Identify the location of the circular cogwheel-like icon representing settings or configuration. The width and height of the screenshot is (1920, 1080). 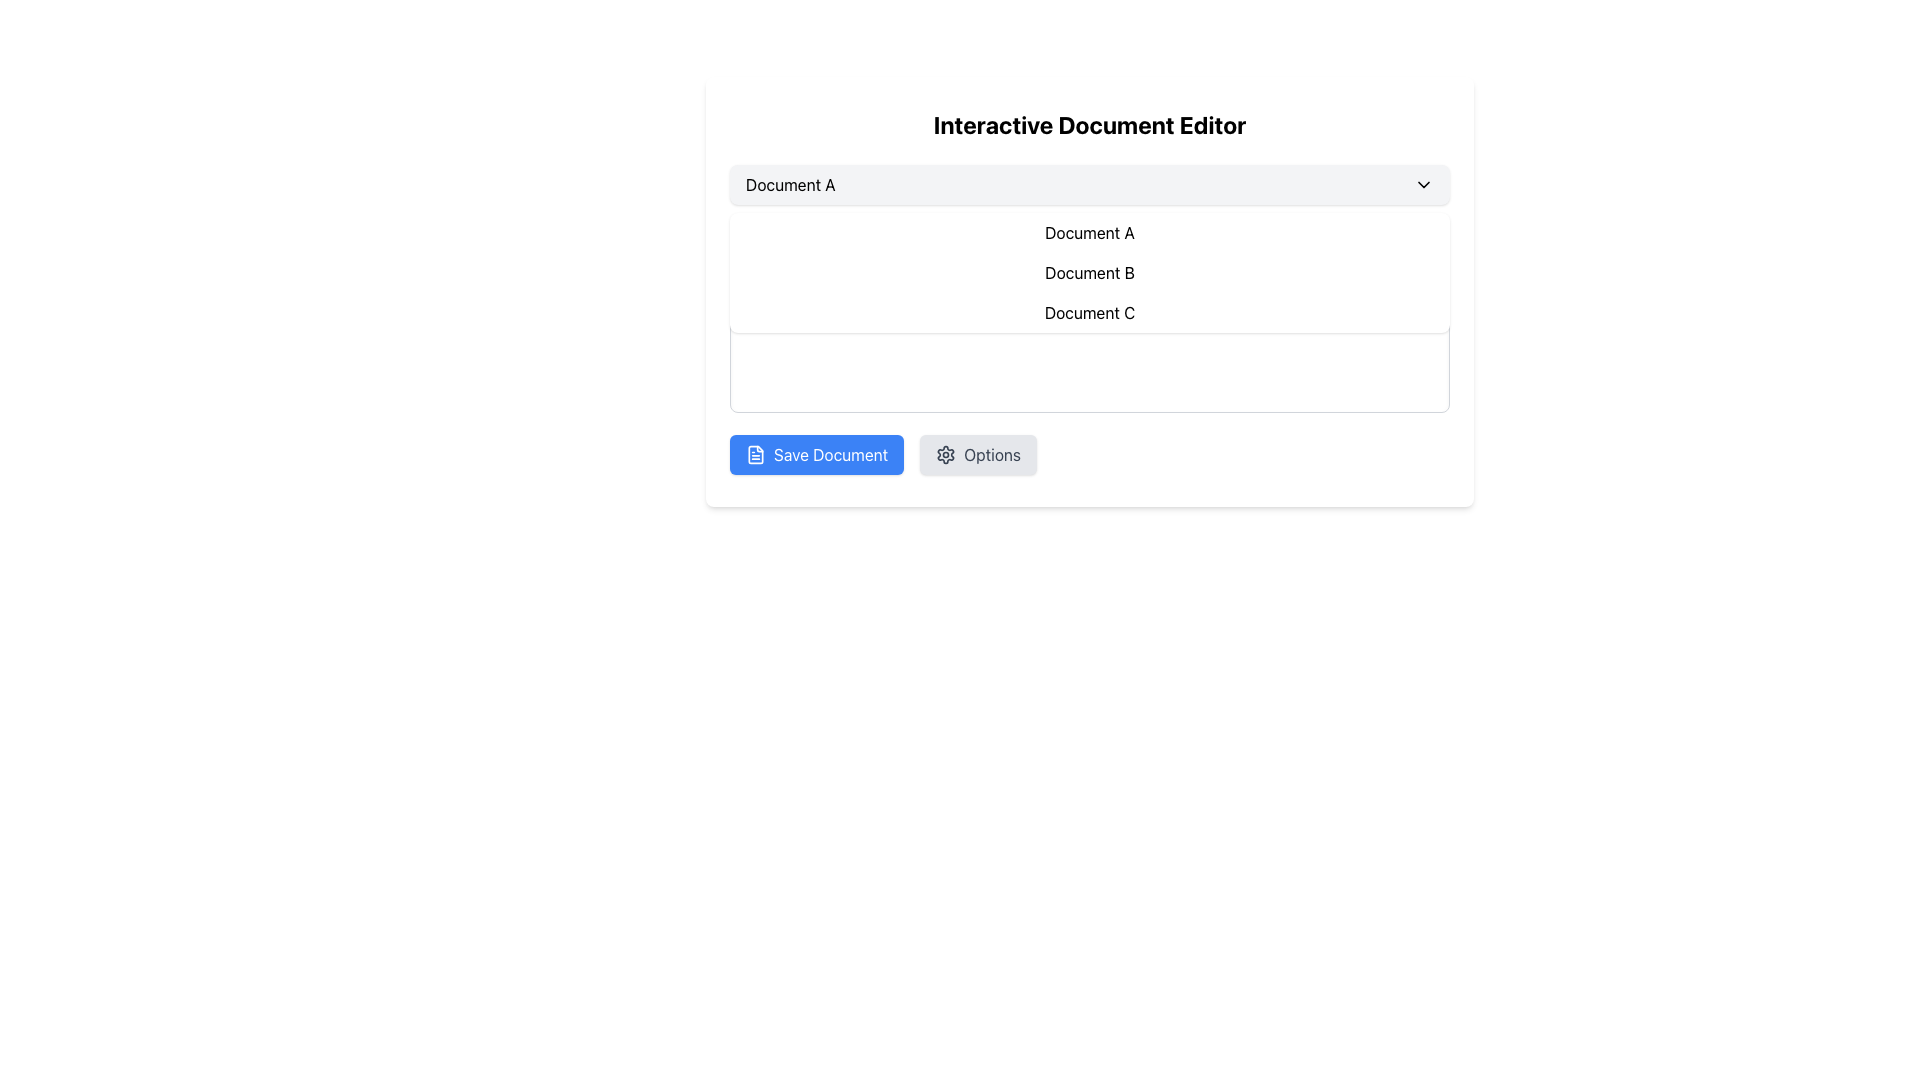
(945, 455).